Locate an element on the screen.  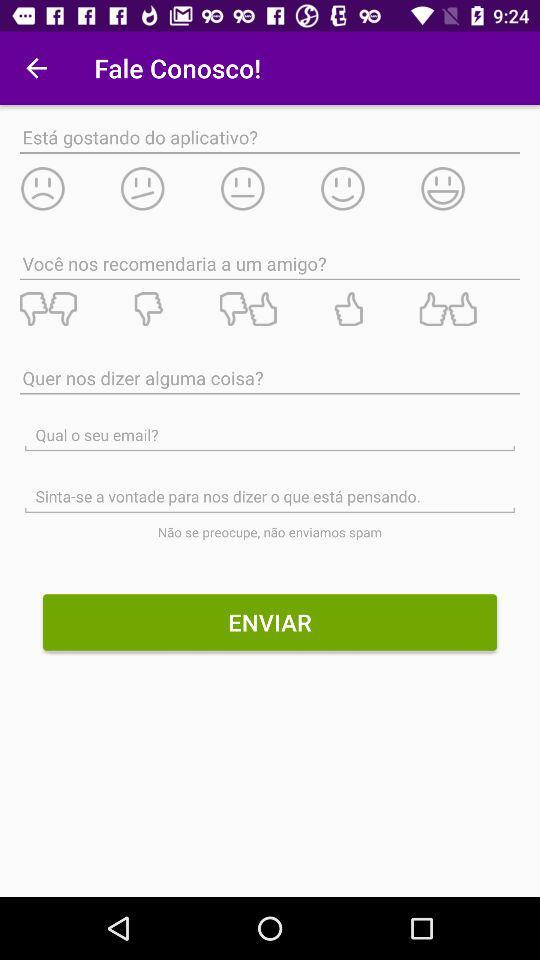
pick the middle emoji is located at coordinates (269, 188).